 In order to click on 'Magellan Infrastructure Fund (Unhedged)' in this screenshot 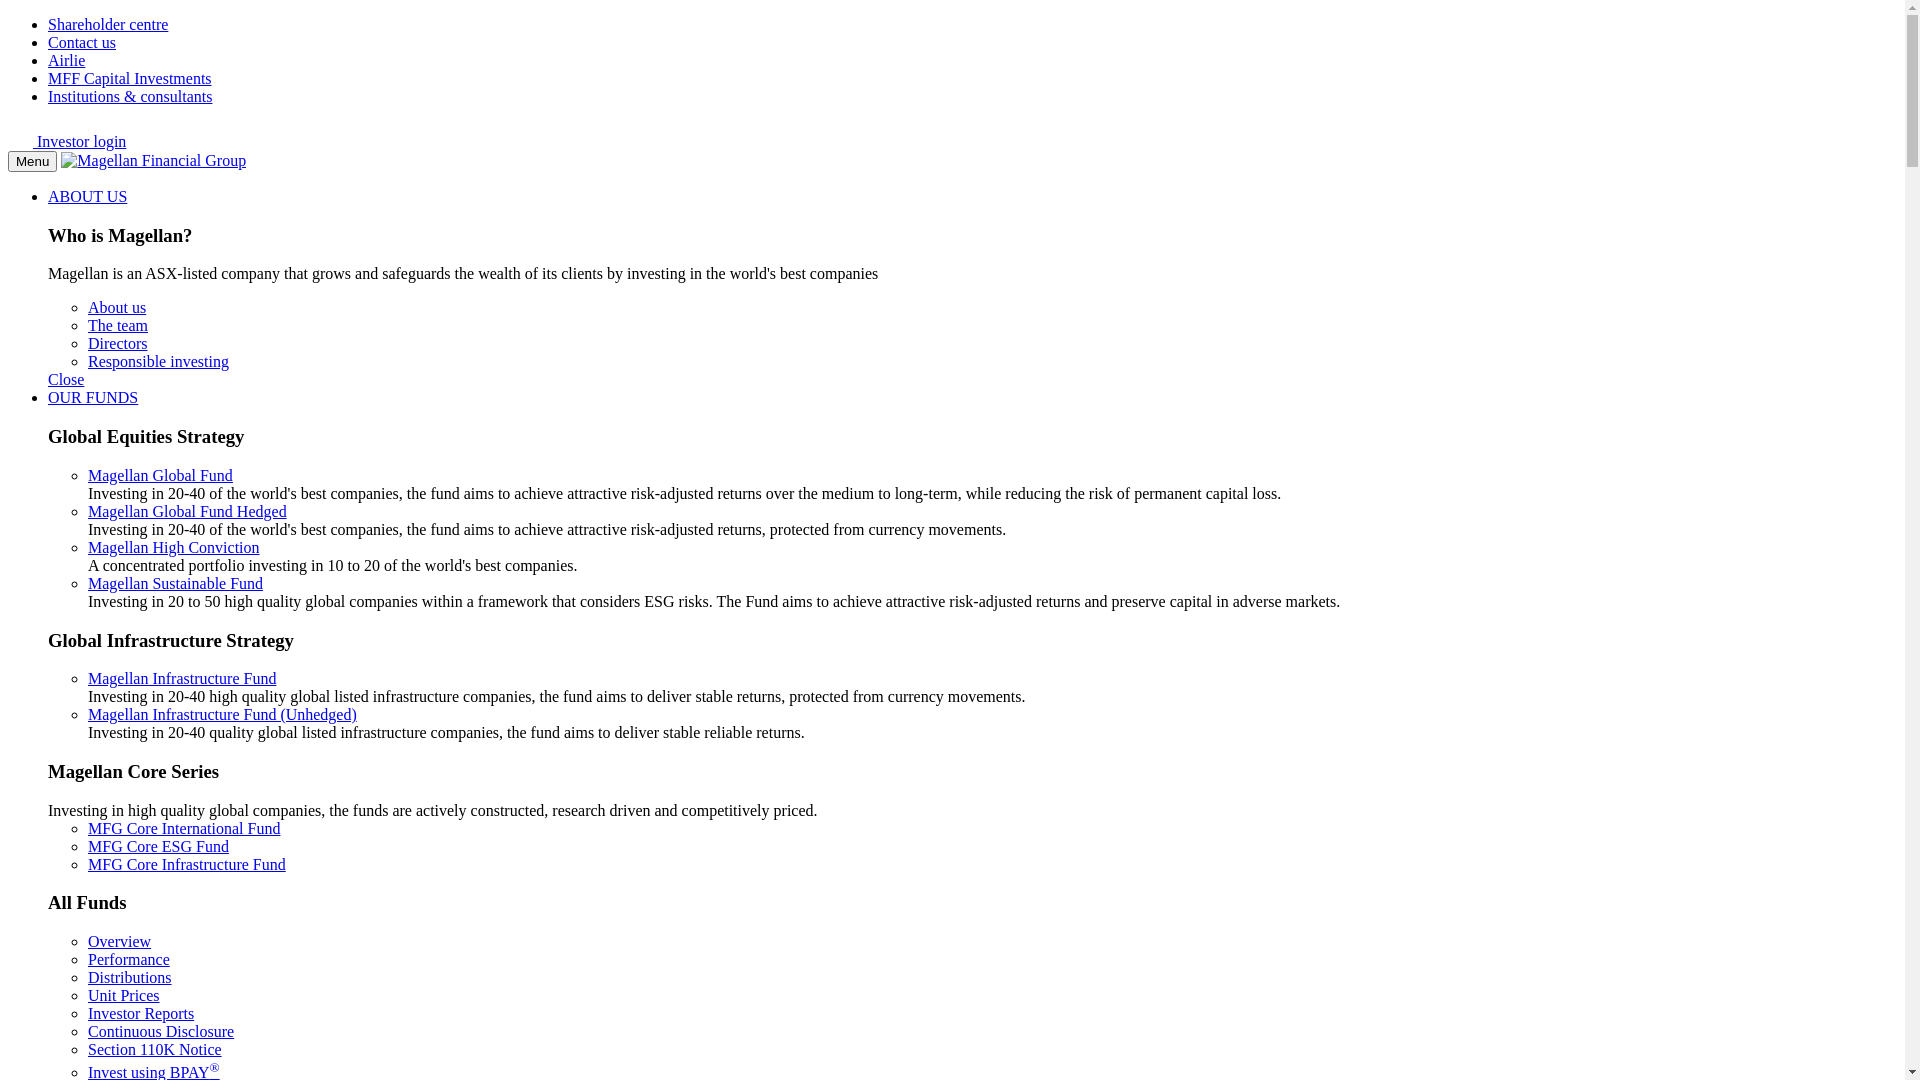, I will do `click(222, 713)`.